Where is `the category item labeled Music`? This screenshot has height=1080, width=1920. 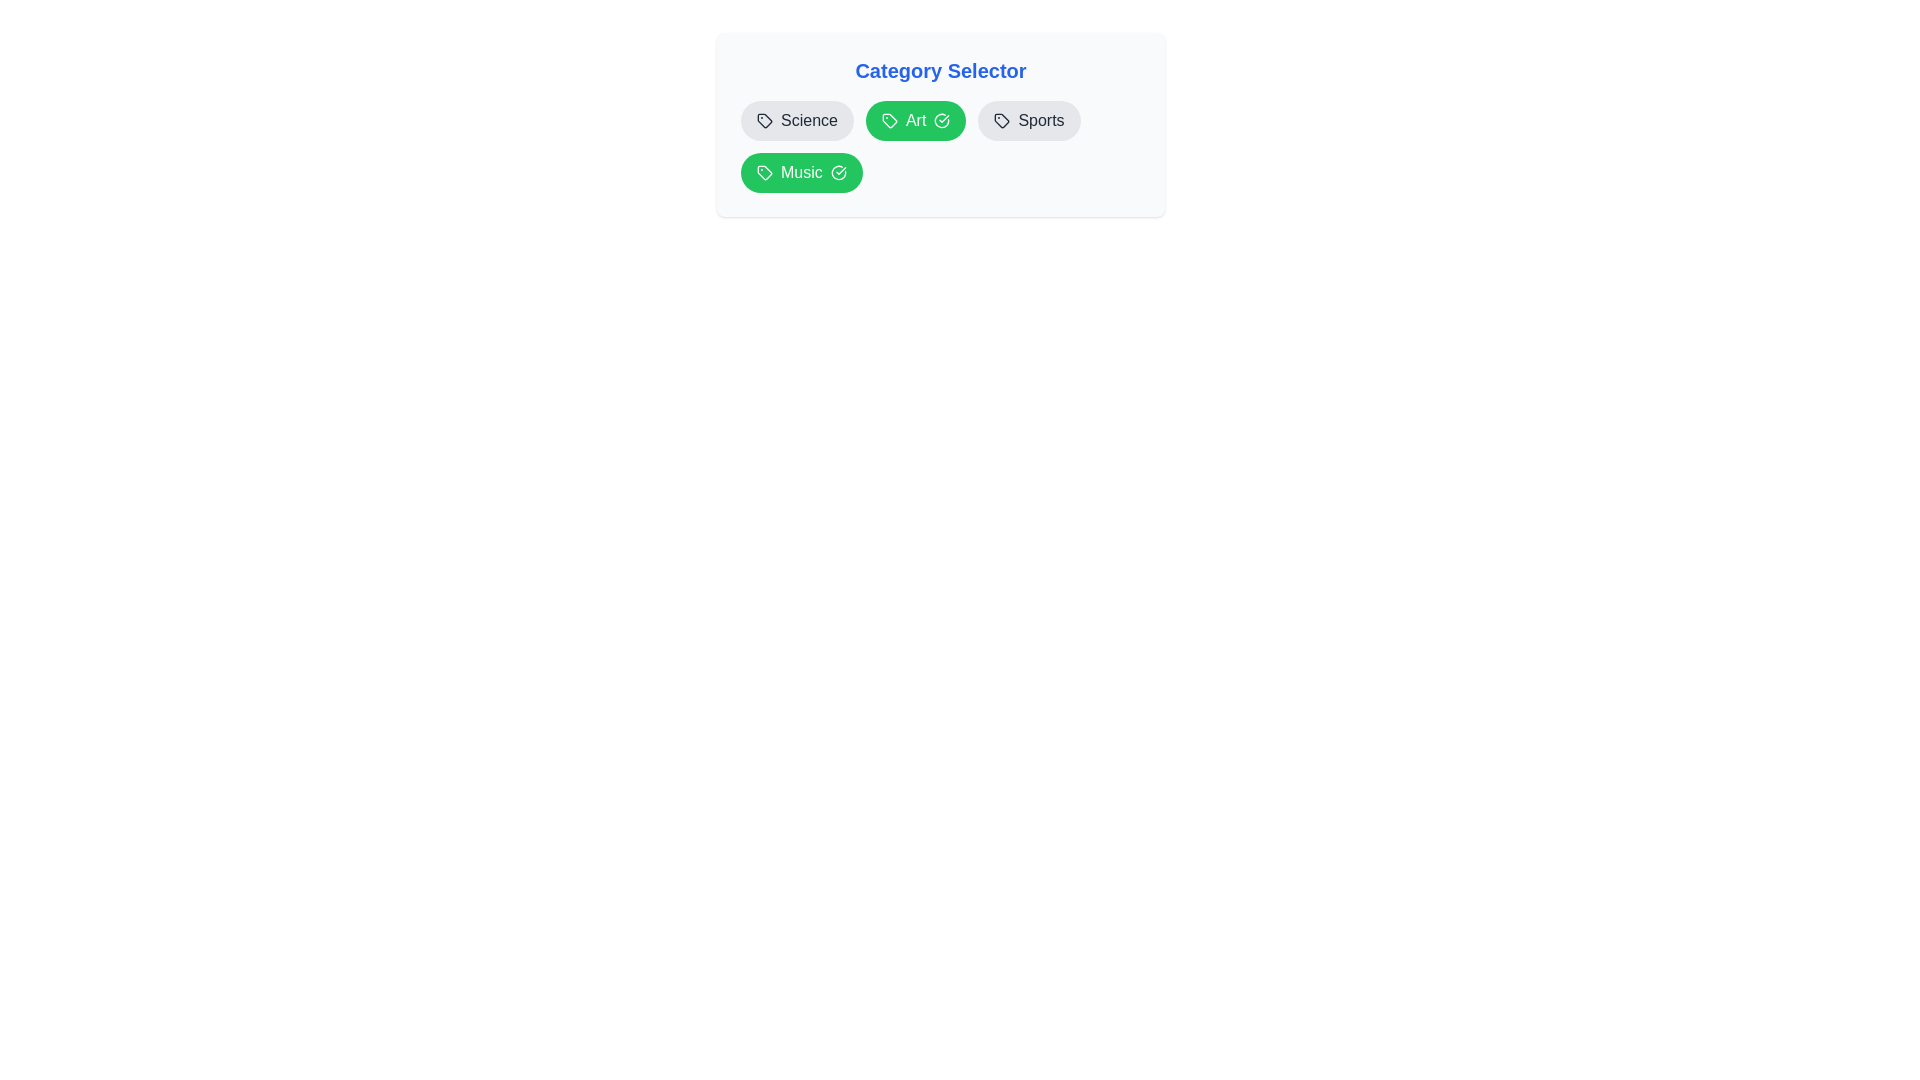
the category item labeled Music is located at coordinates (801, 172).